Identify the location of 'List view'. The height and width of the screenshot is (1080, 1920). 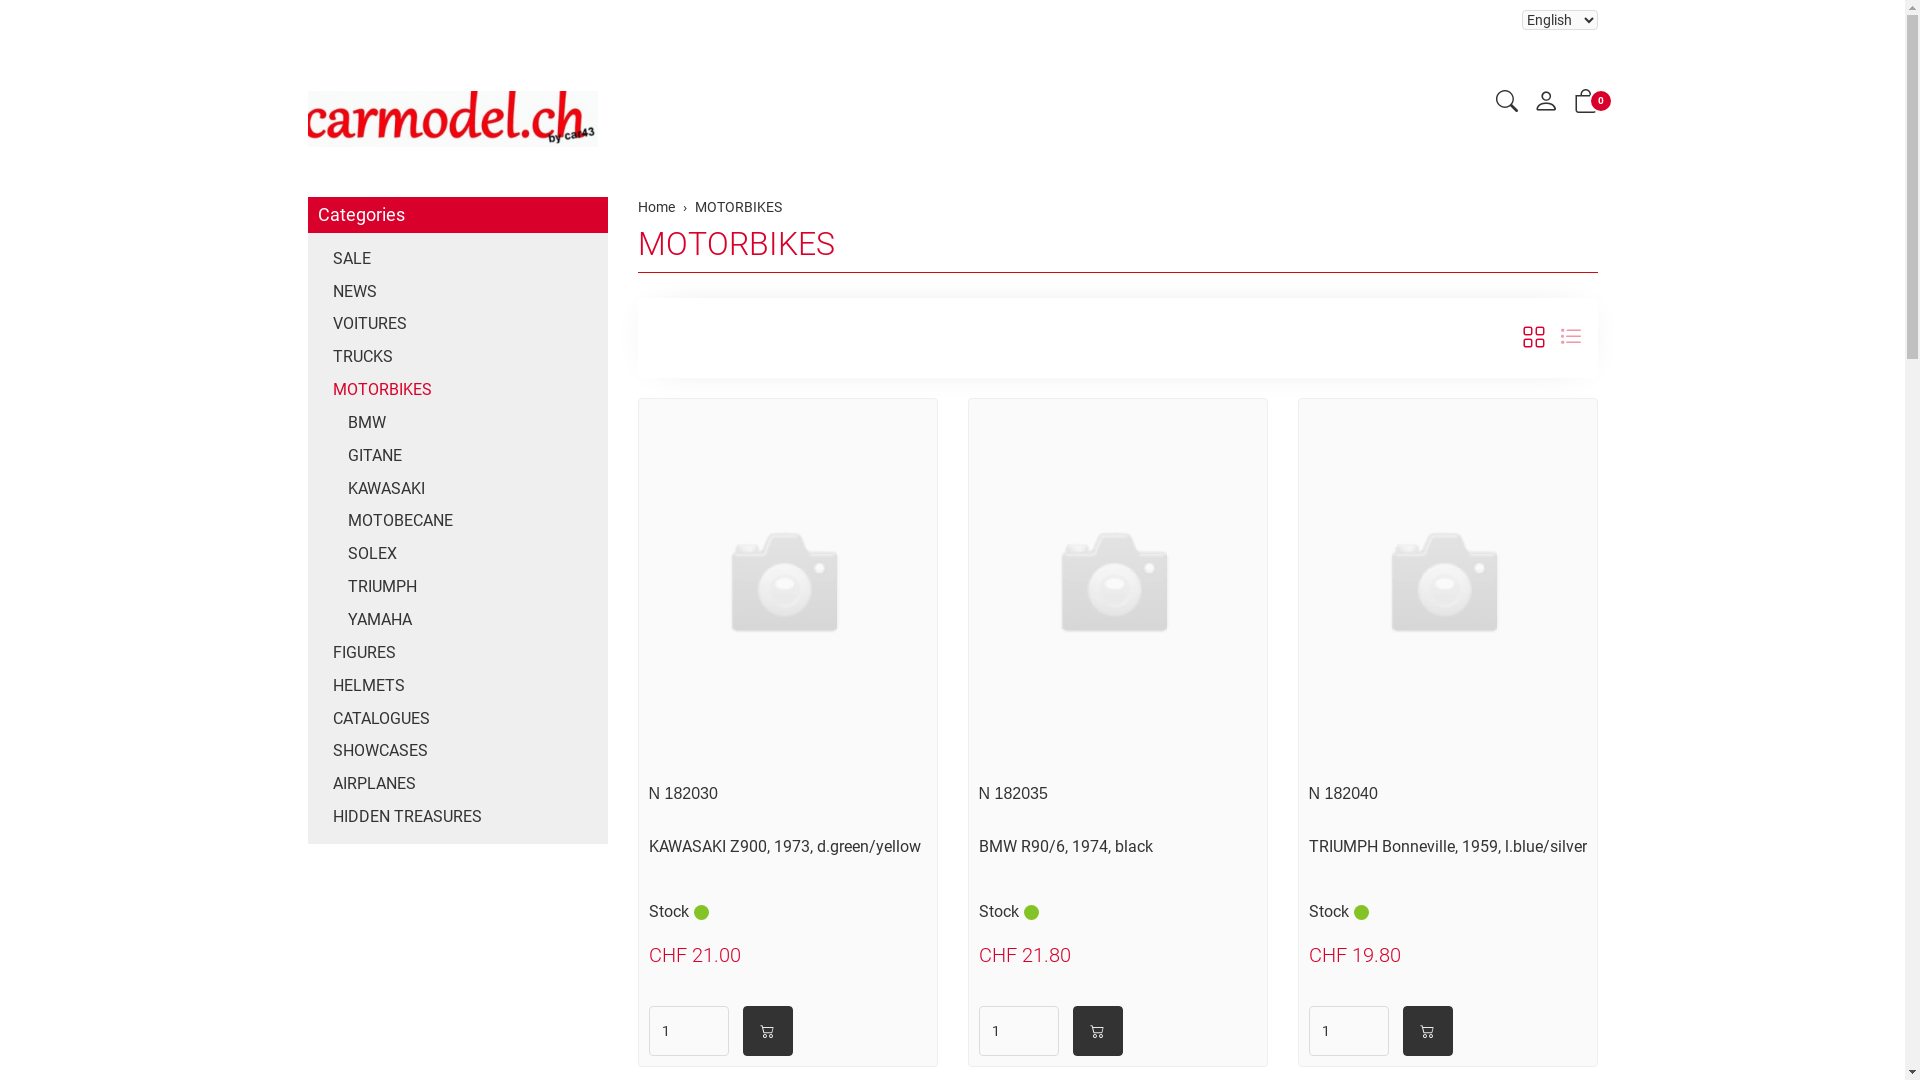
(1568, 337).